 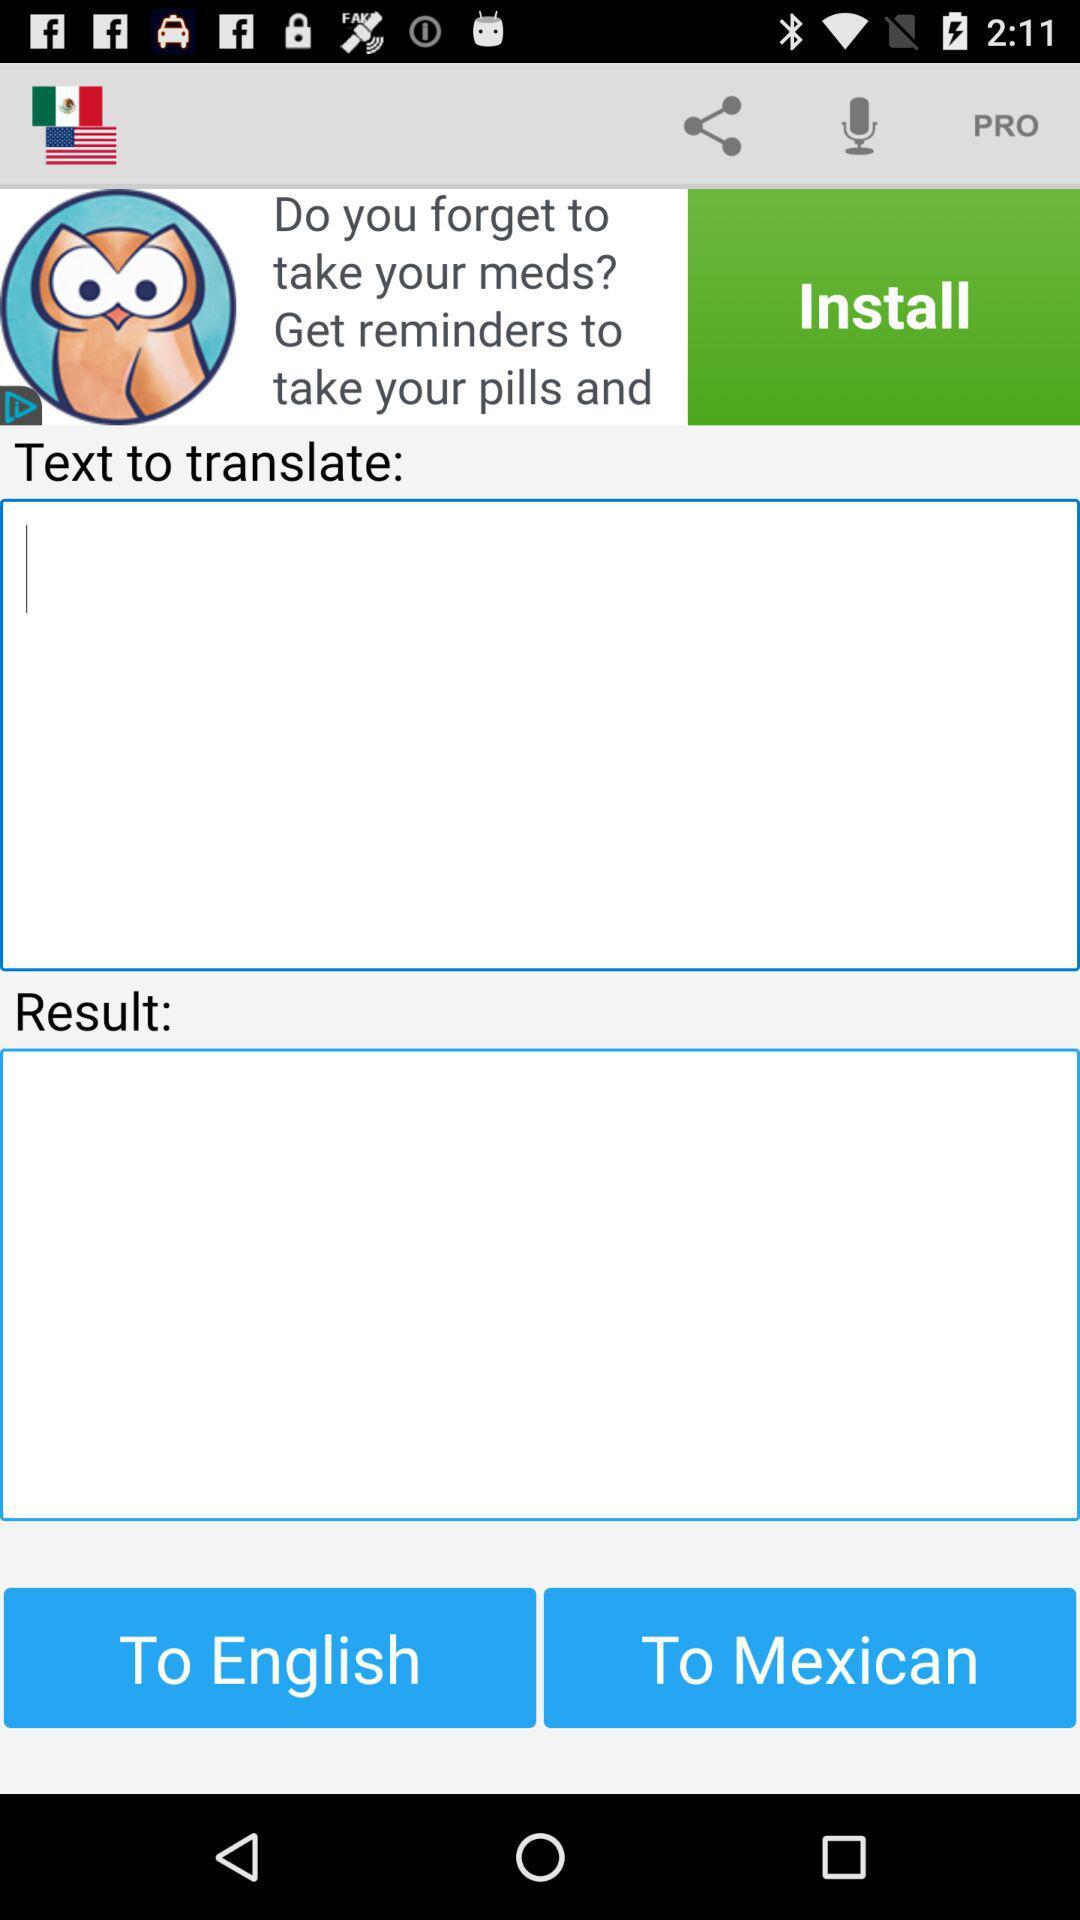 What do you see at coordinates (810, 1657) in the screenshot?
I see `to mexican` at bounding box center [810, 1657].